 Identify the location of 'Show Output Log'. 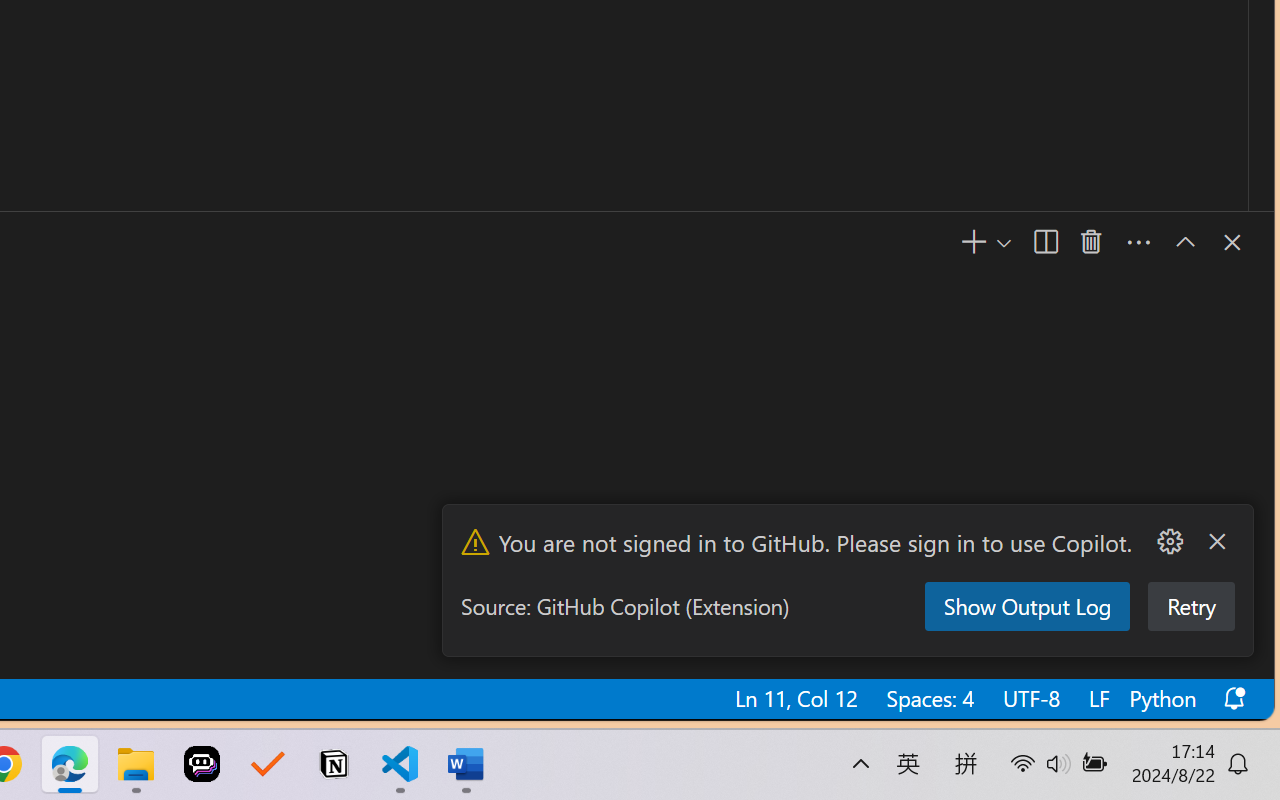
(1025, 606).